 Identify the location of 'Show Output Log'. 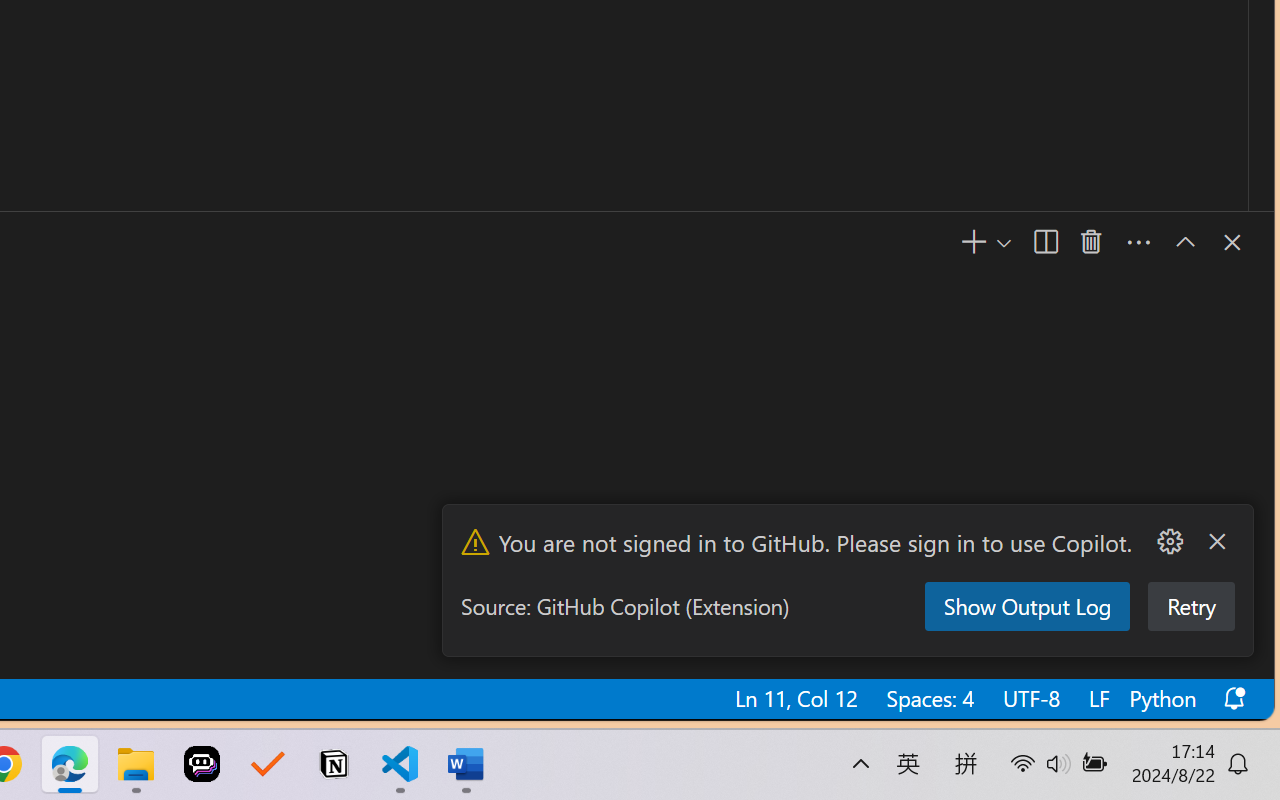
(1025, 606).